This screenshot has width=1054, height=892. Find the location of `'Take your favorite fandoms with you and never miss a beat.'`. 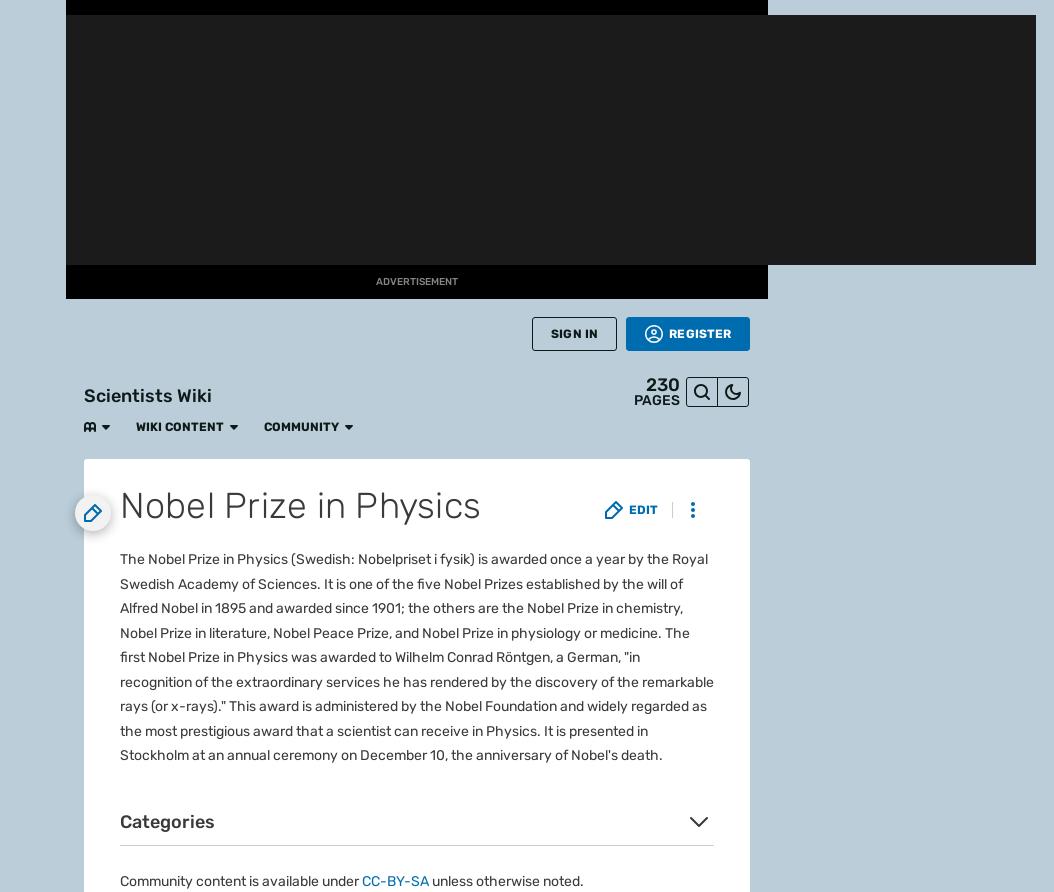

'Take your favorite fandoms with you and never miss a beat.' is located at coordinates (83, 862).